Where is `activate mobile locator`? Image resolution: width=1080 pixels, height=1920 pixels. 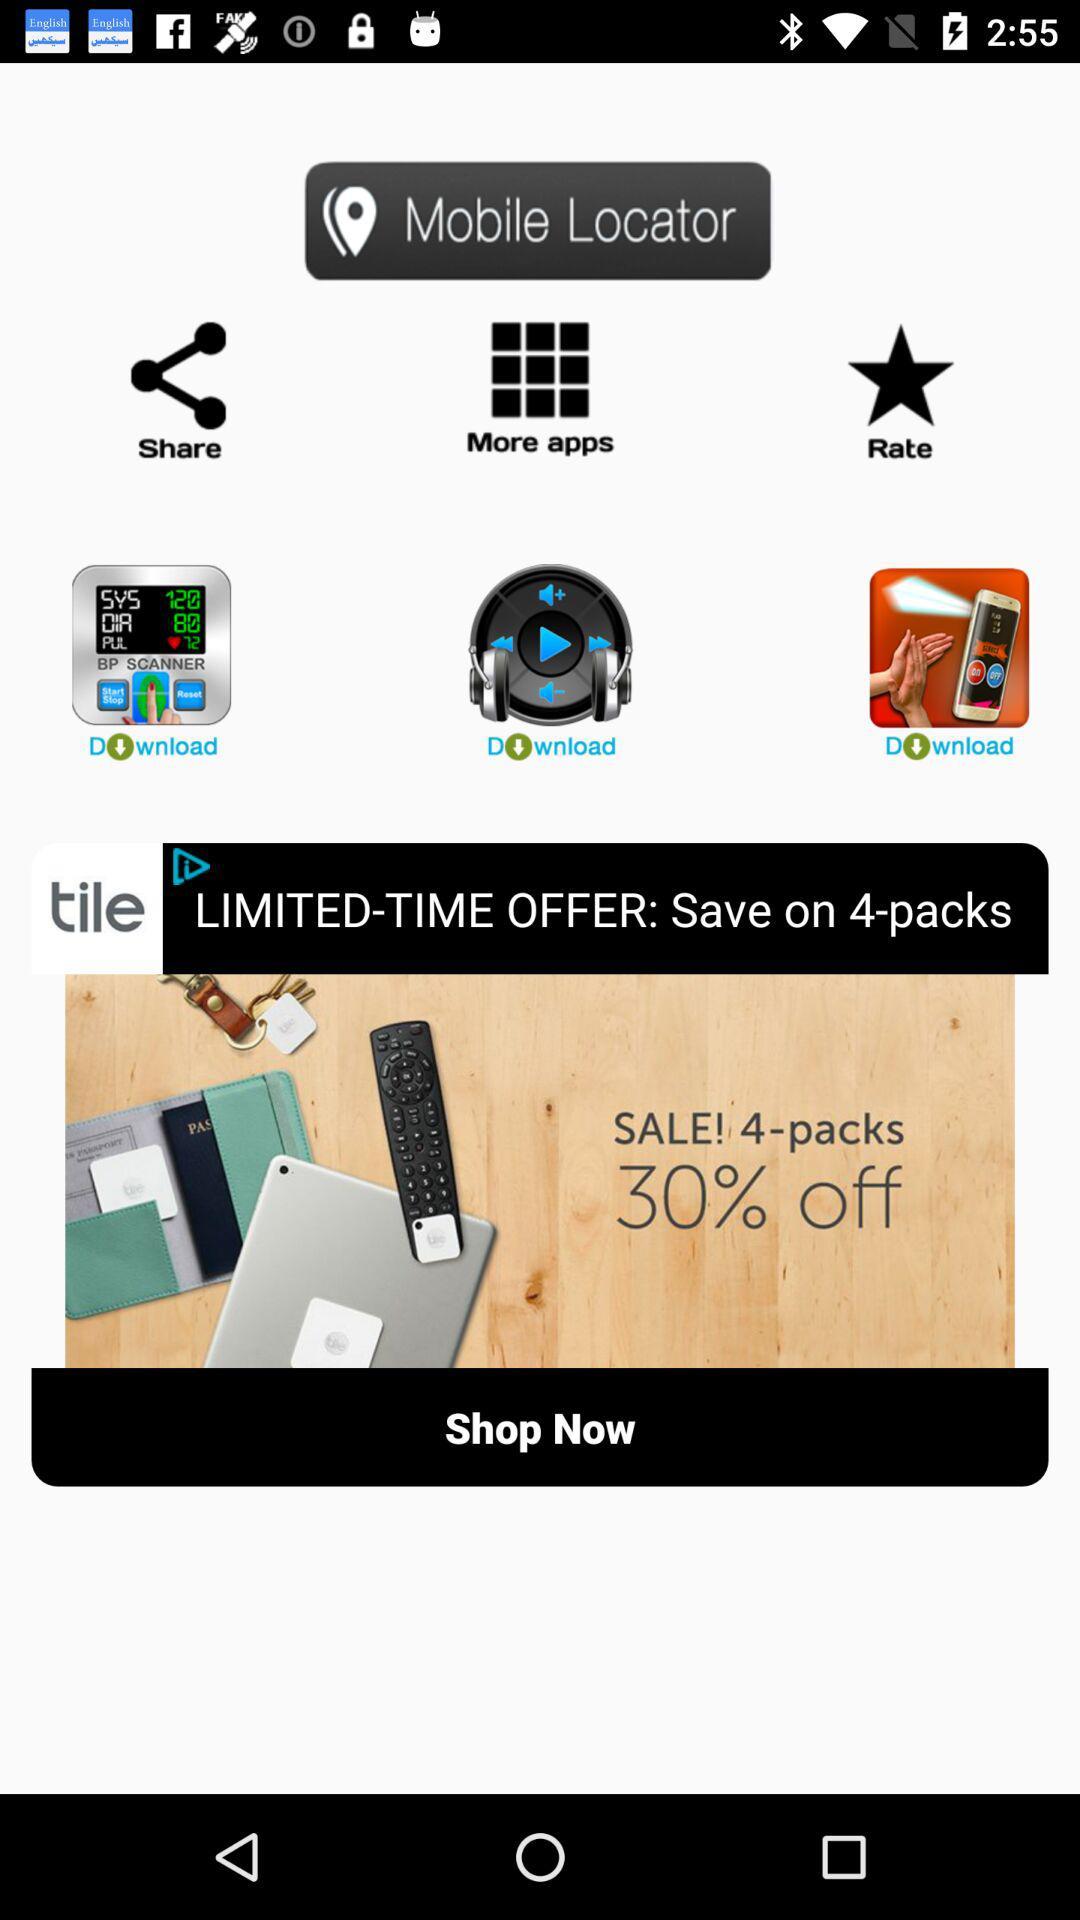
activate mobile locator is located at coordinates (540, 220).